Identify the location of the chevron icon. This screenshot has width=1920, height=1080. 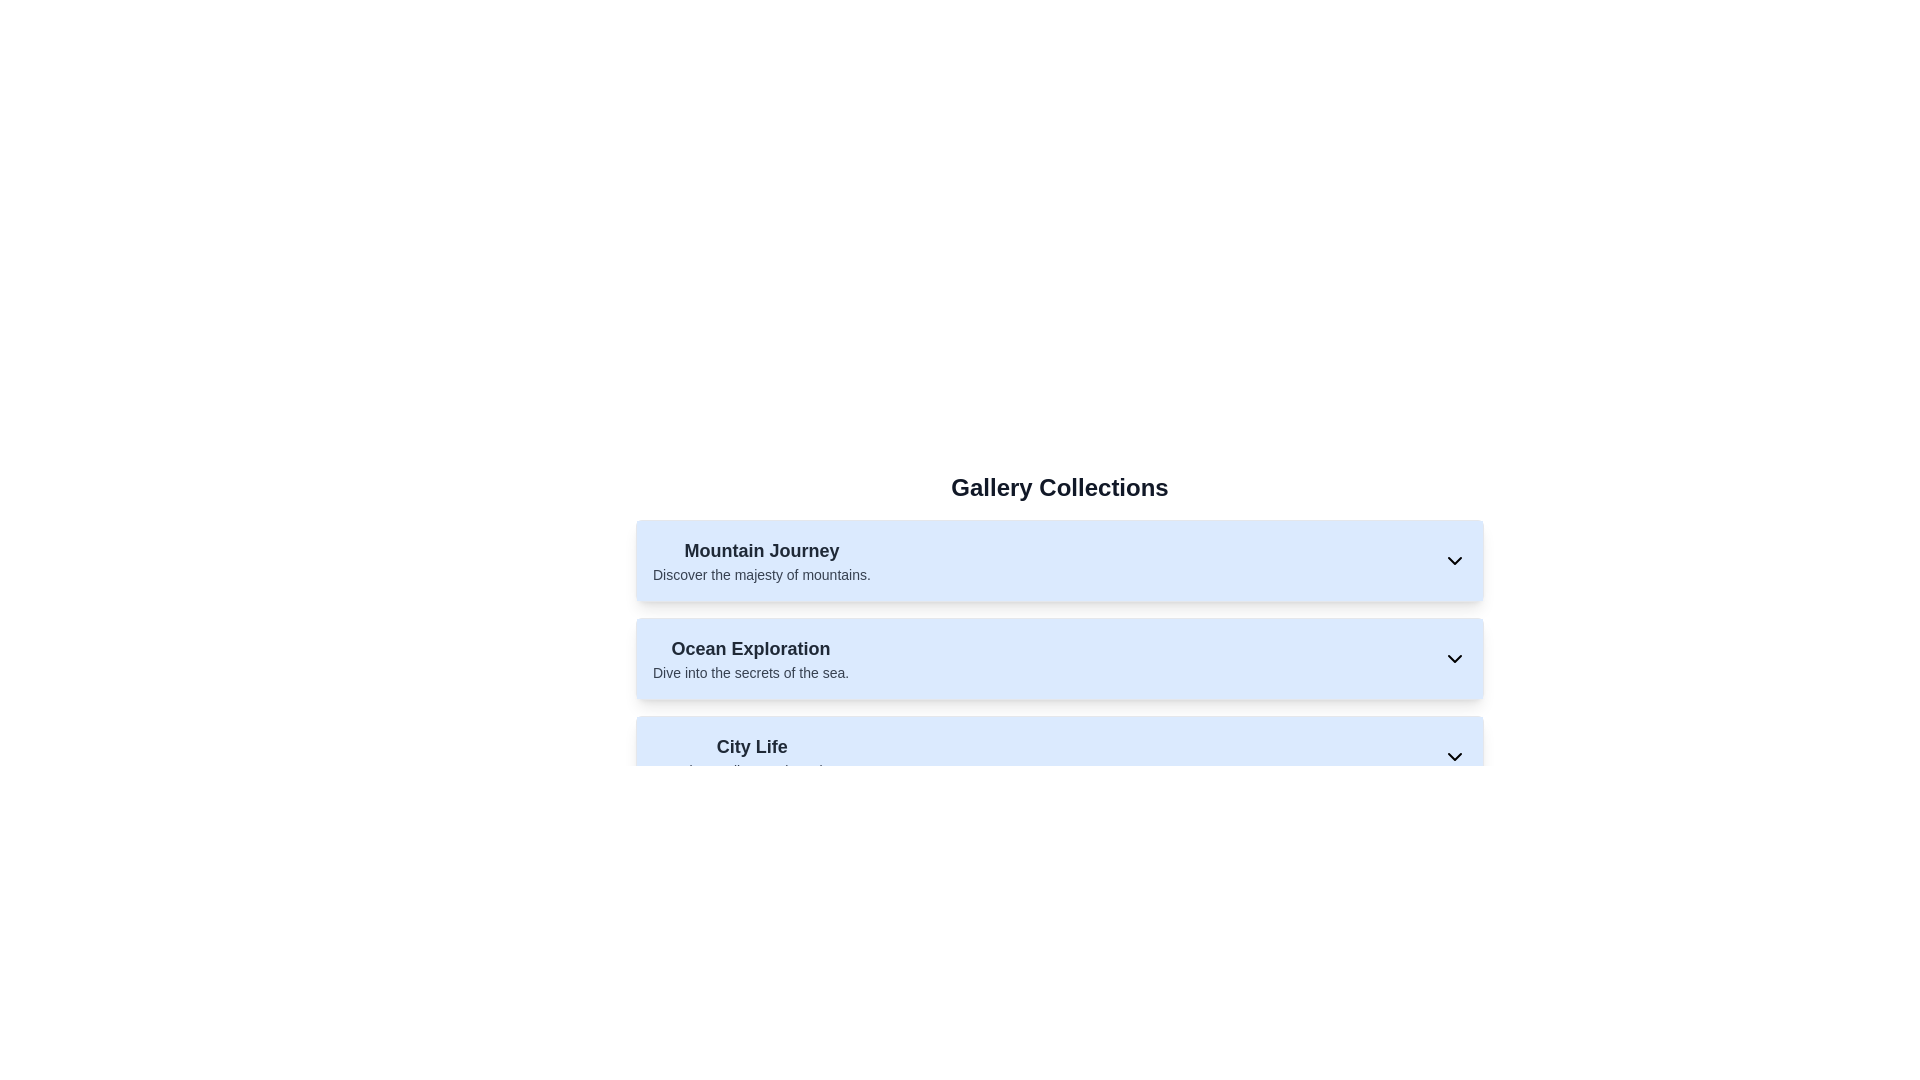
(1454, 659).